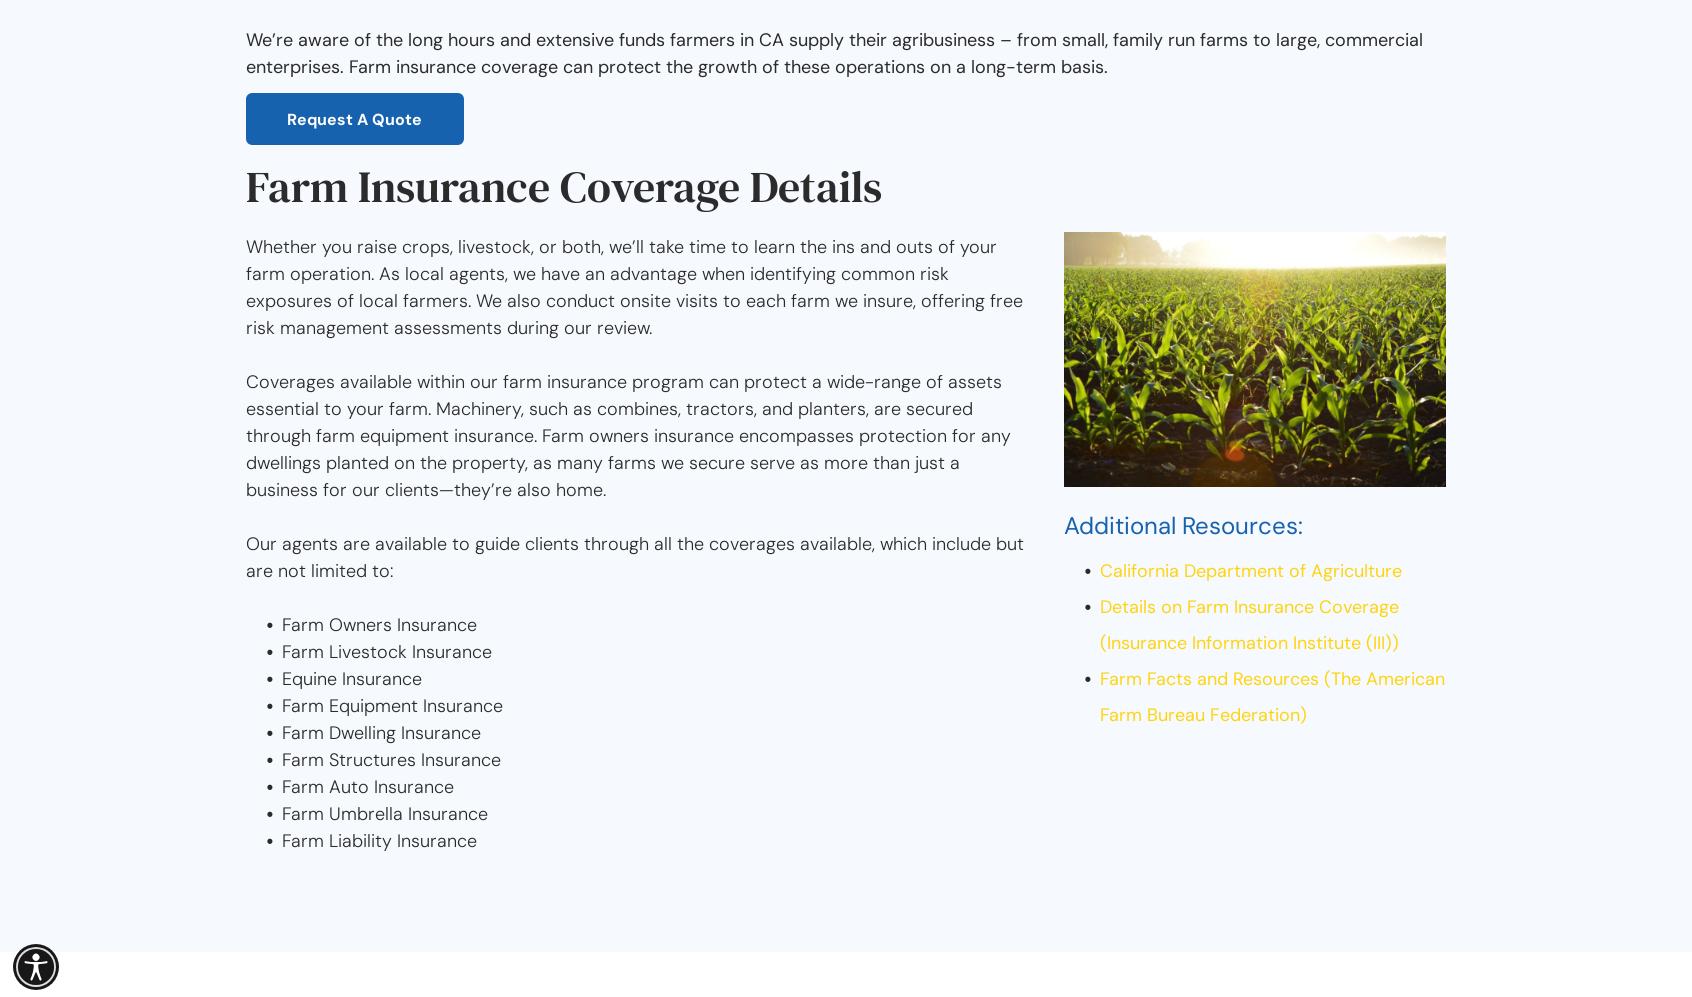  What do you see at coordinates (350, 678) in the screenshot?
I see `'Equine Insurance'` at bounding box center [350, 678].